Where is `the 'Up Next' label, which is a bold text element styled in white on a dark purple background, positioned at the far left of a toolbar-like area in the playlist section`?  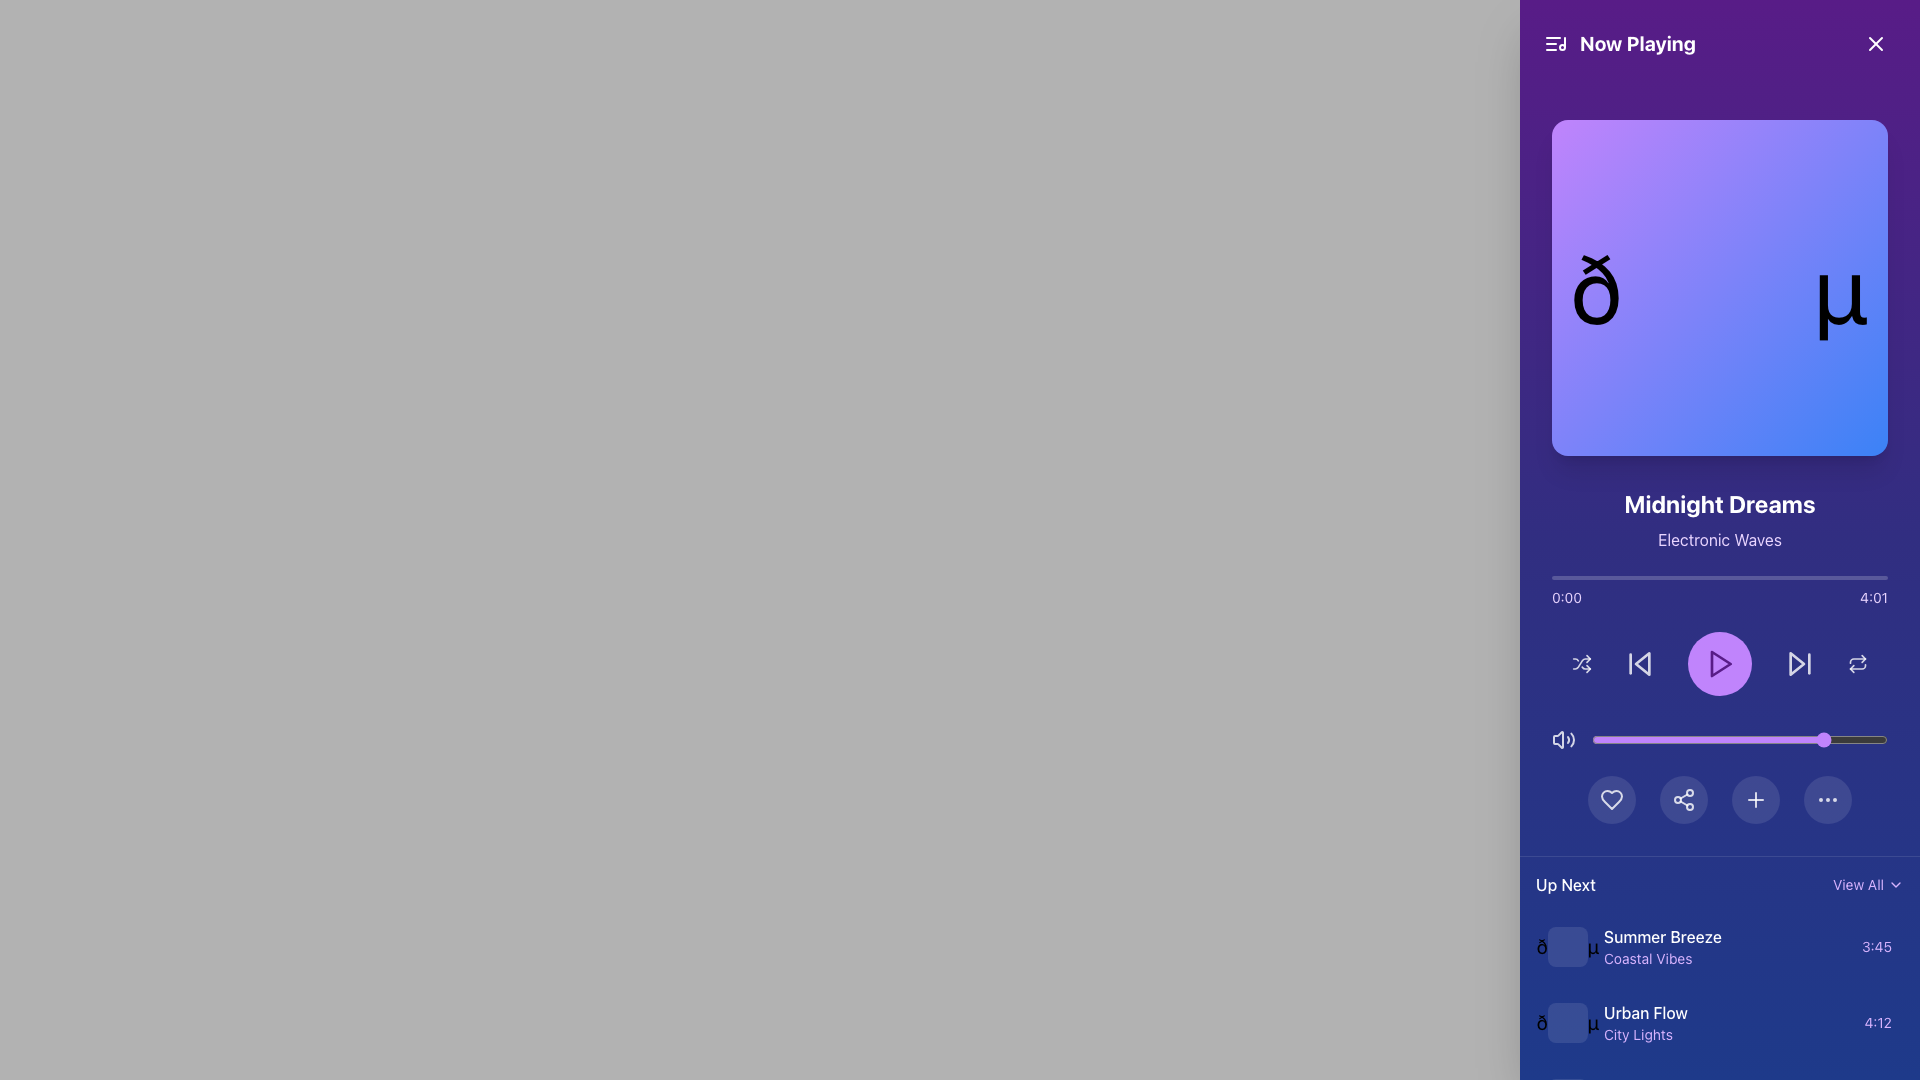
the 'Up Next' label, which is a bold text element styled in white on a dark purple background, positioned at the far left of a toolbar-like area in the playlist section is located at coordinates (1564, 883).